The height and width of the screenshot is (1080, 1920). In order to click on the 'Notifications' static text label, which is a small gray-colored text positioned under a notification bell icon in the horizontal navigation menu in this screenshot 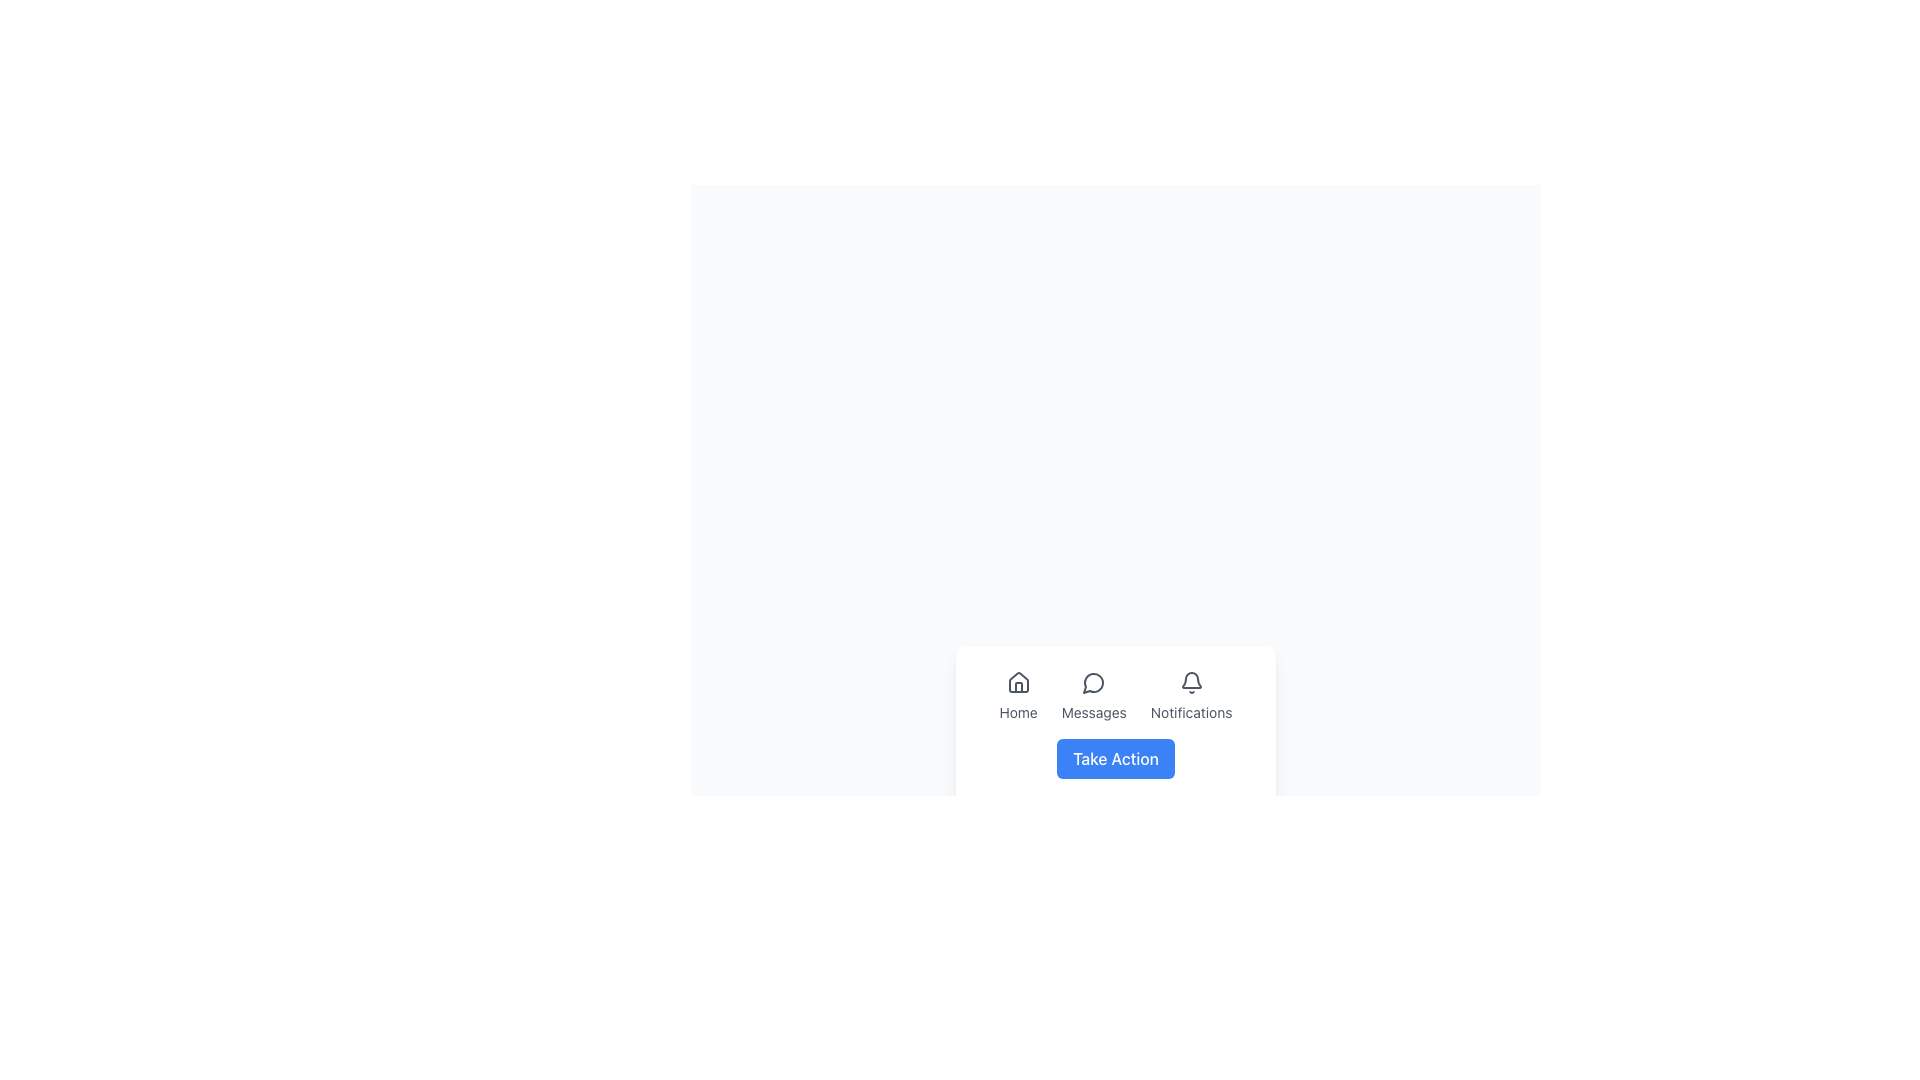, I will do `click(1191, 712)`.